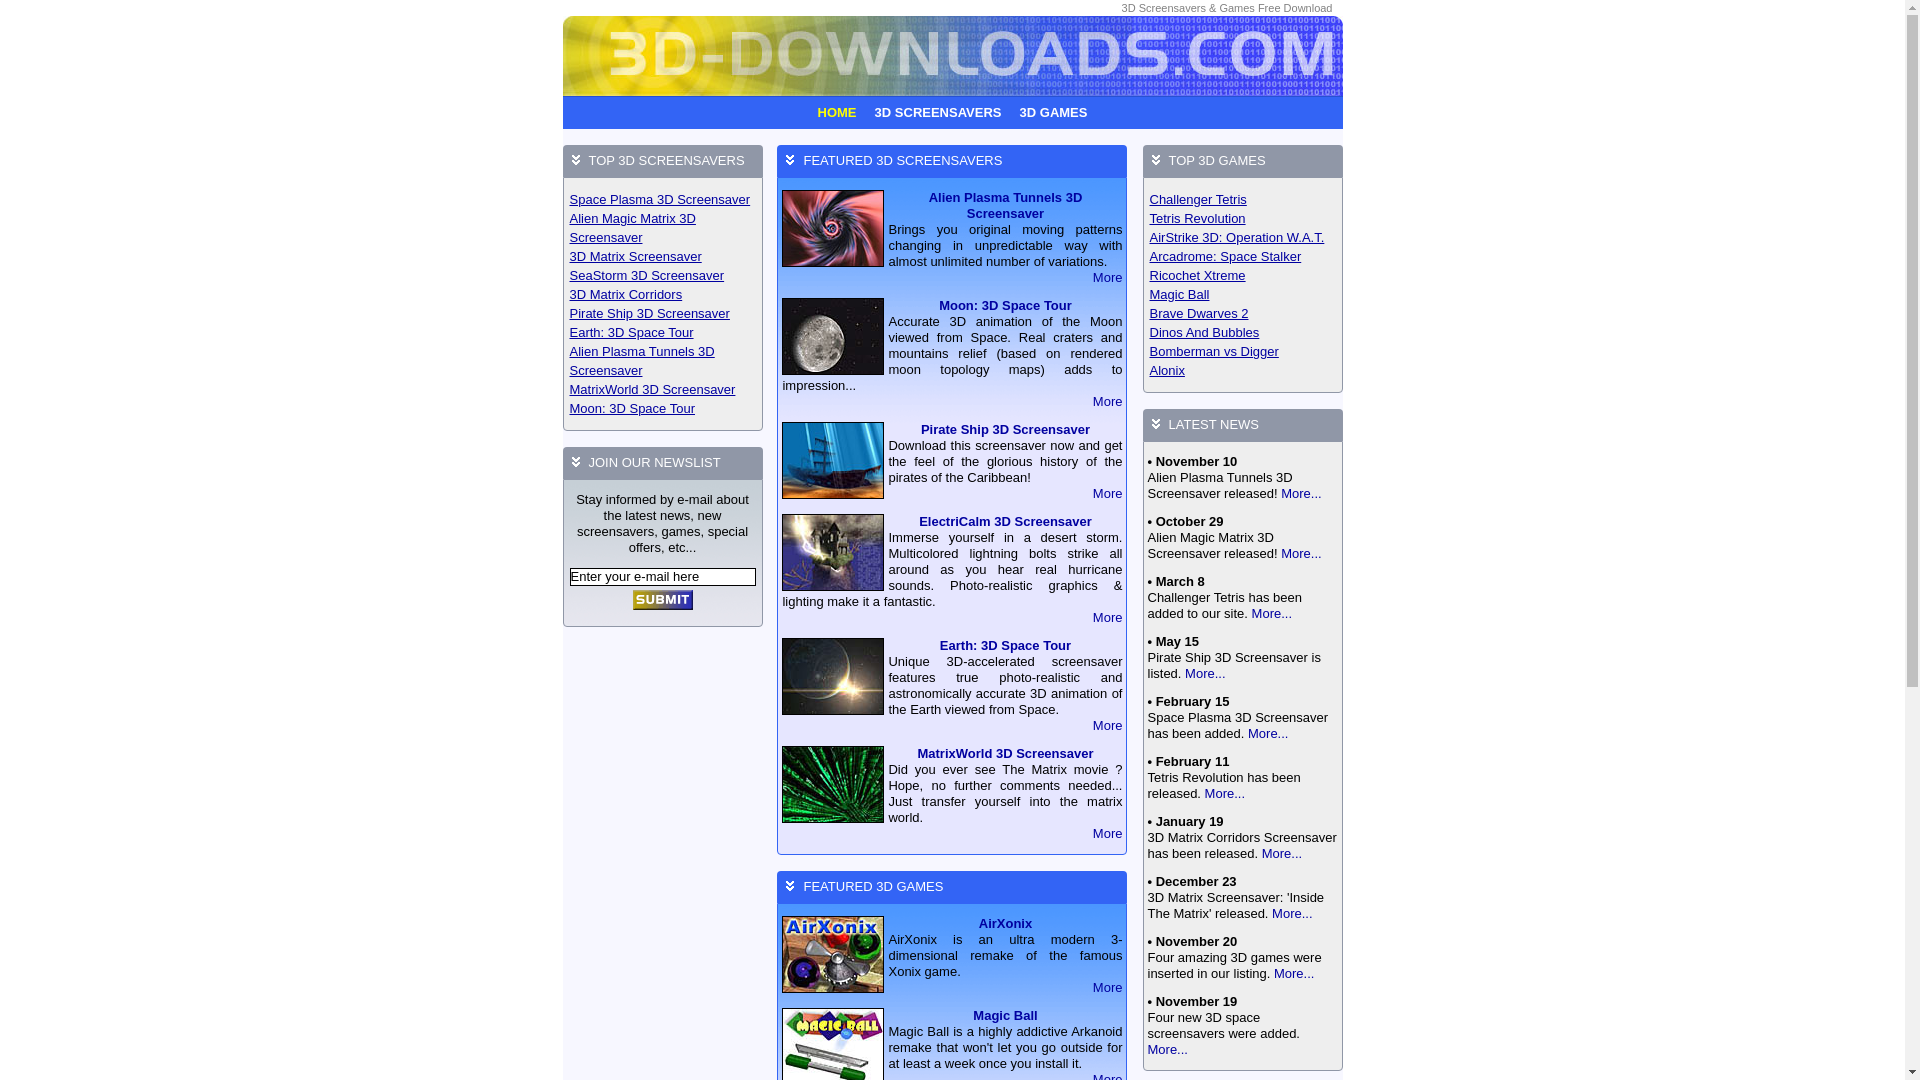 Image resolution: width=1920 pixels, height=1080 pixels. I want to click on 'Challenger Tetris', so click(1242, 199).